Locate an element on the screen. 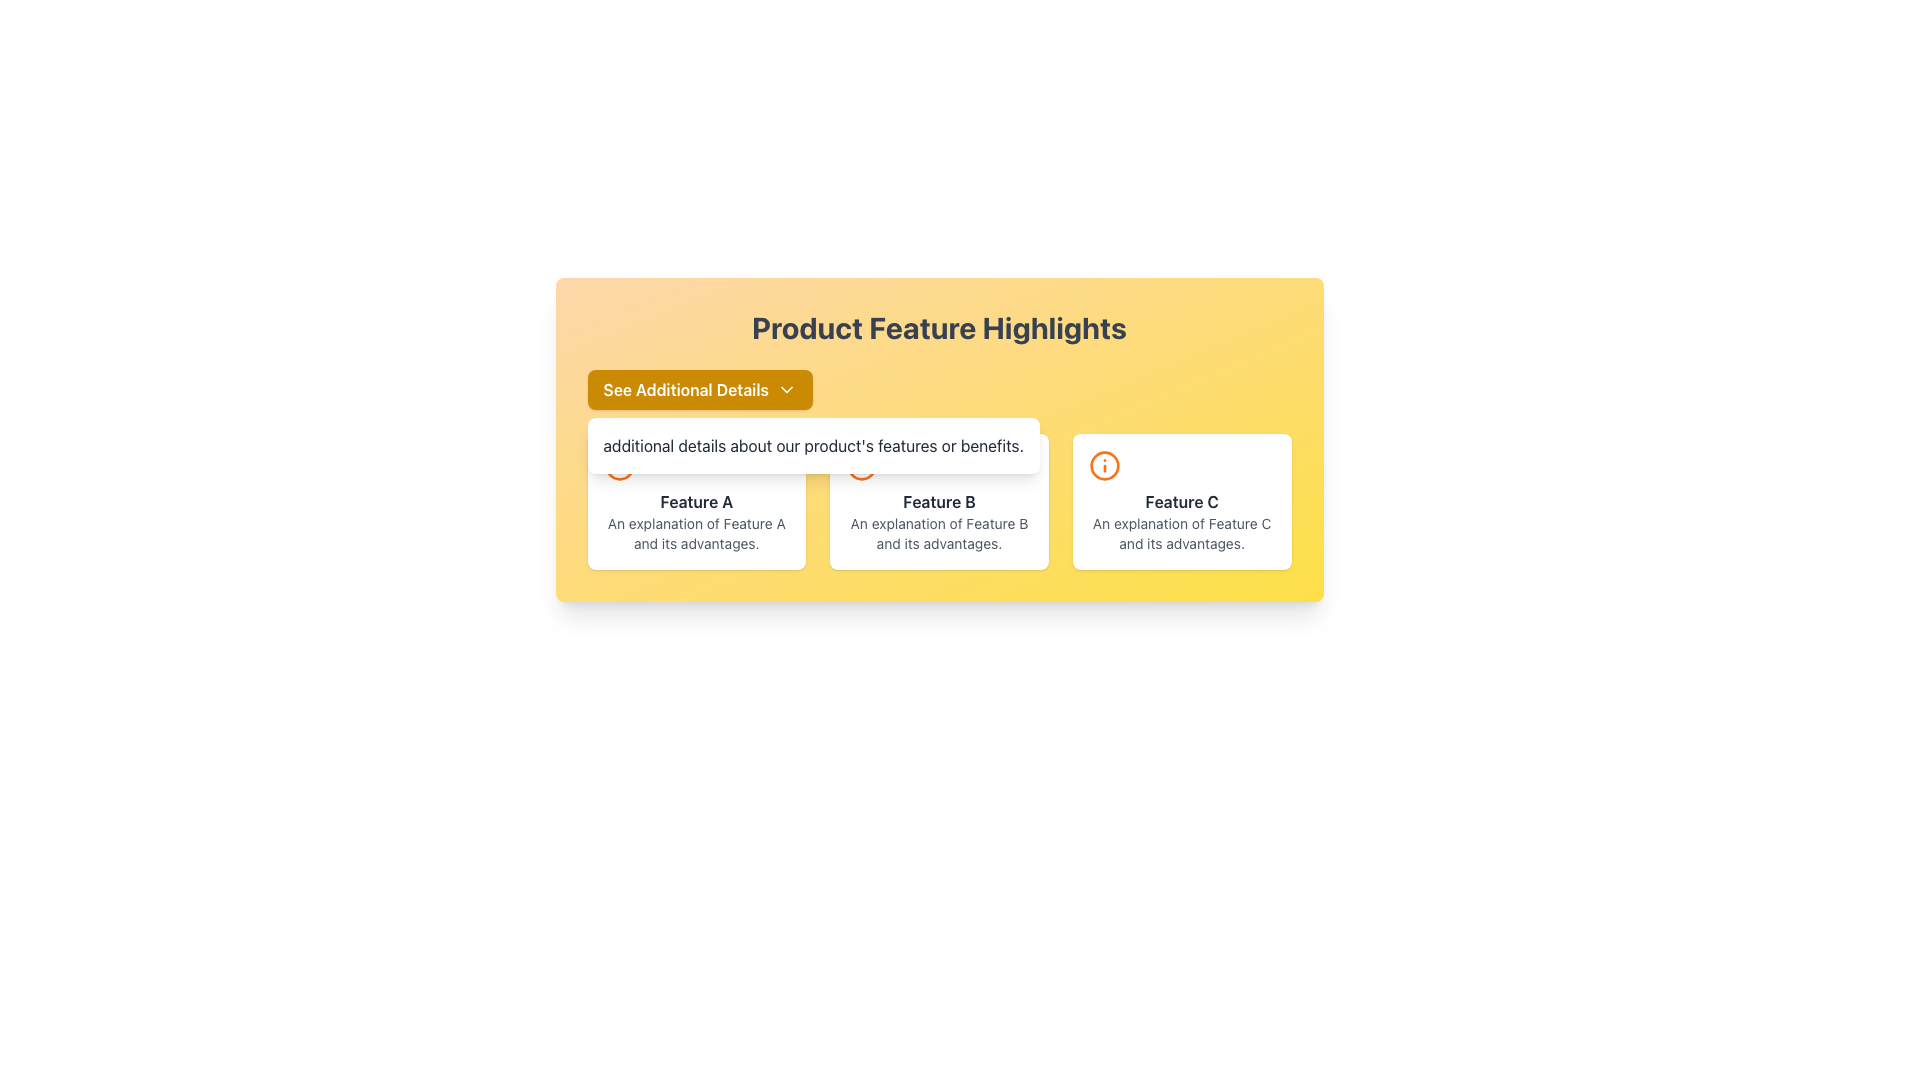 The width and height of the screenshot is (1920, 1080). the text label that serves as the title for the second feature, which is located in the middle card of a horizontal layout of three cards, centered below an orange icon and above a descriptive paragraph is located at coordinates (938, 500).